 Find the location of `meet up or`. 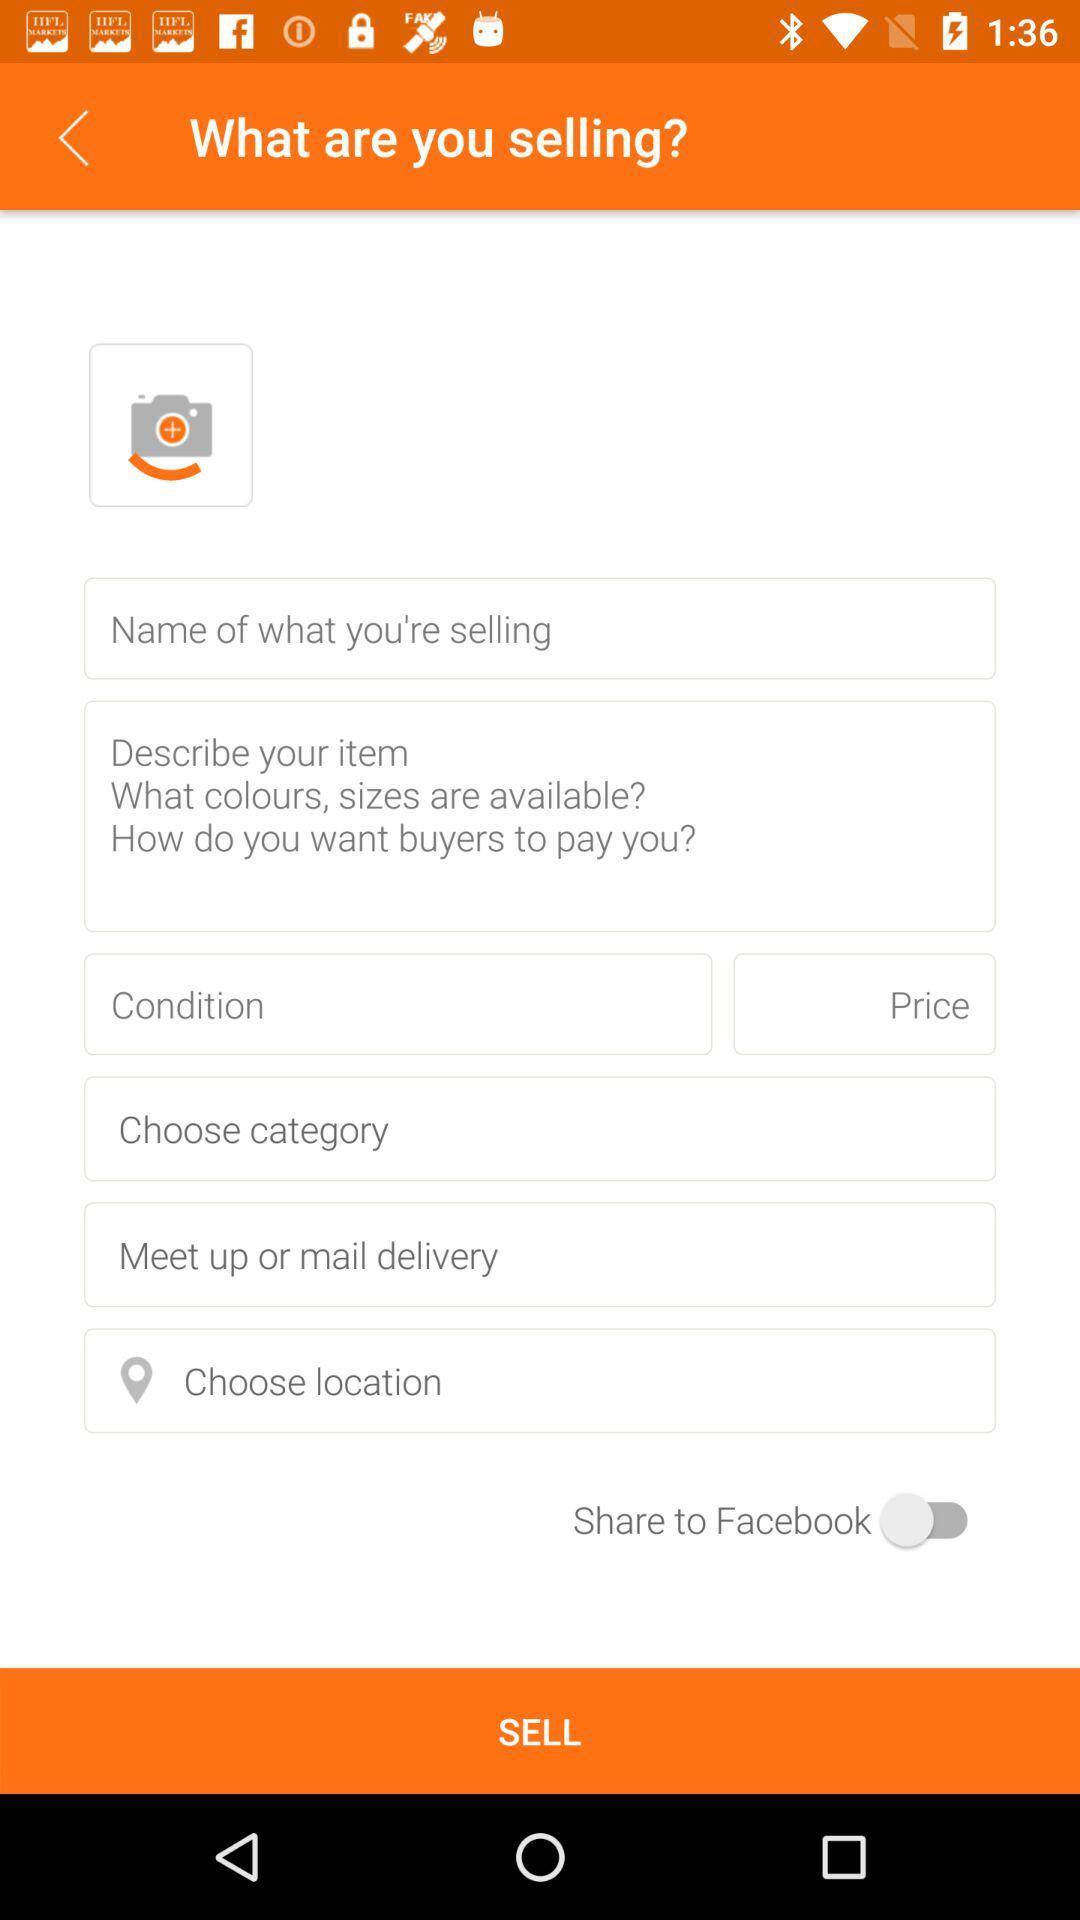

meet up or is located at coordinates (540, 1253).